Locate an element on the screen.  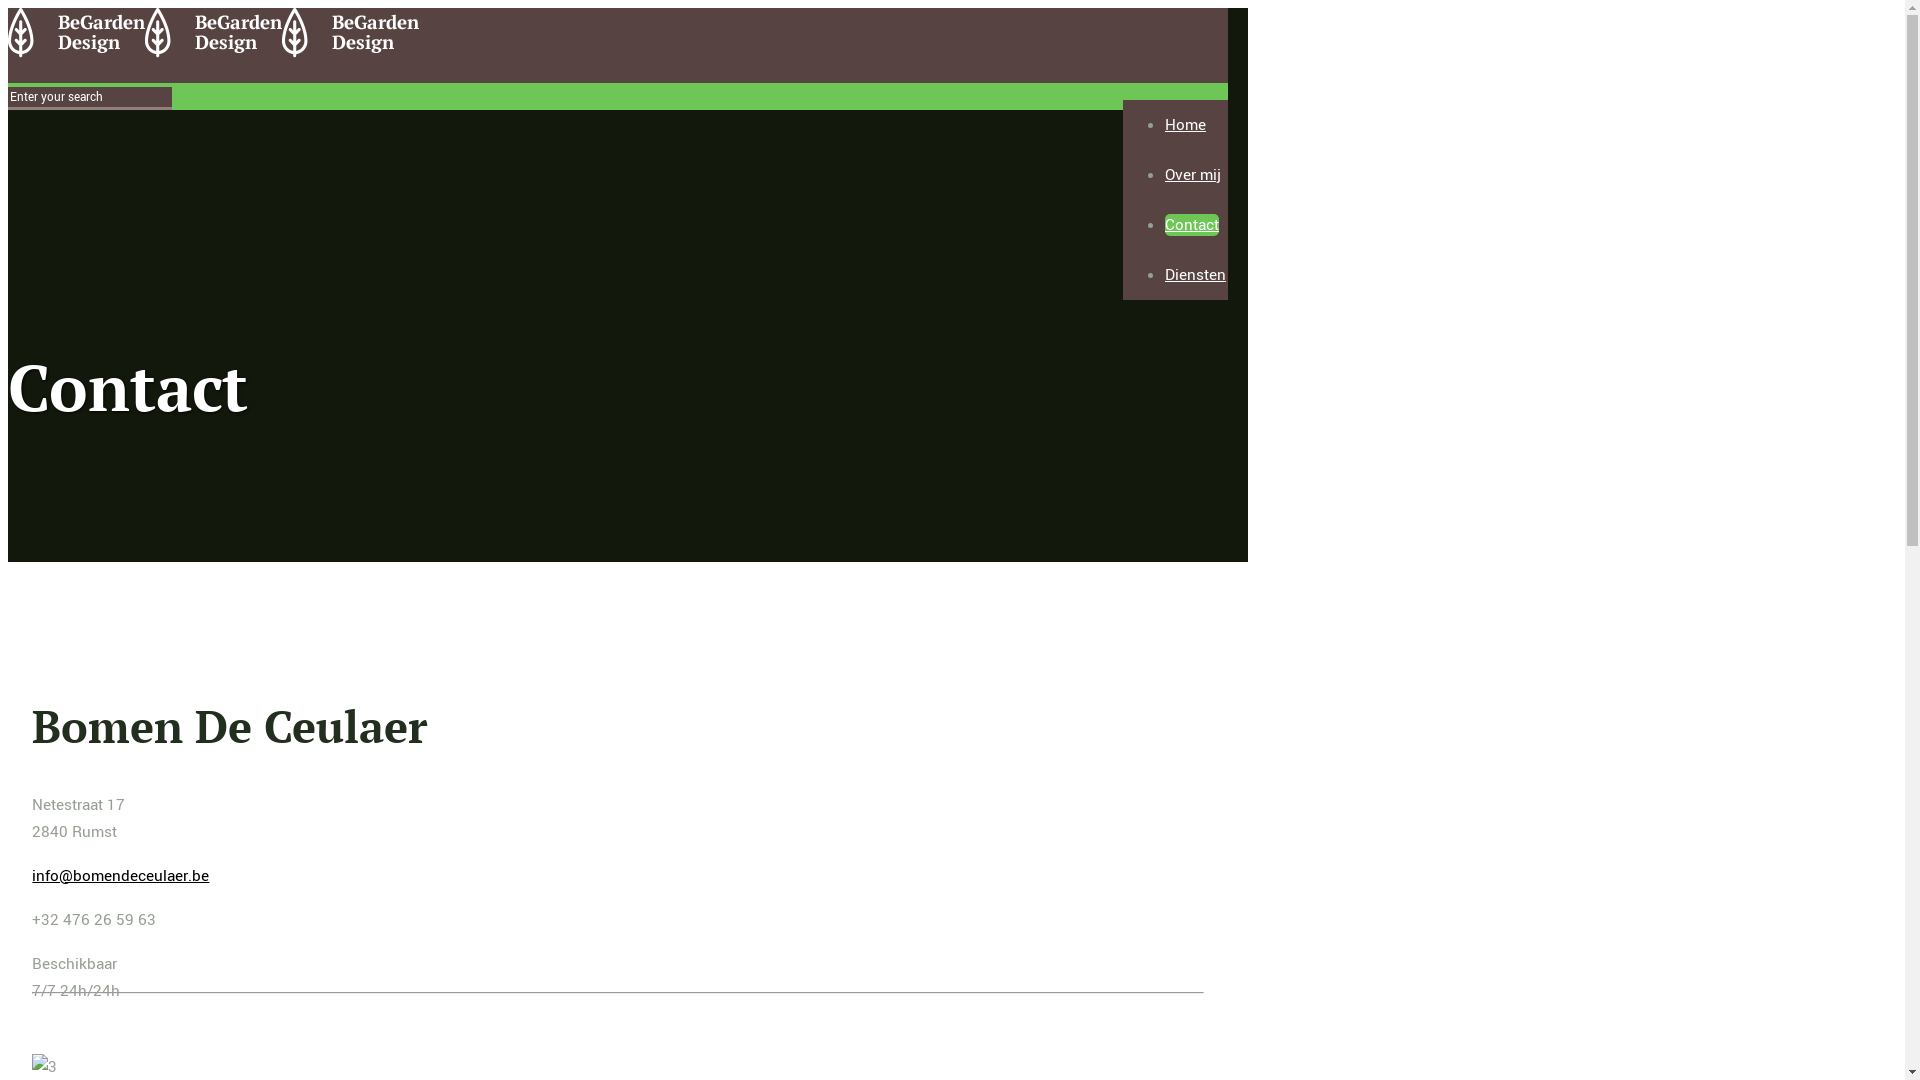
'Contact' is located at coordinates (1191, 224).